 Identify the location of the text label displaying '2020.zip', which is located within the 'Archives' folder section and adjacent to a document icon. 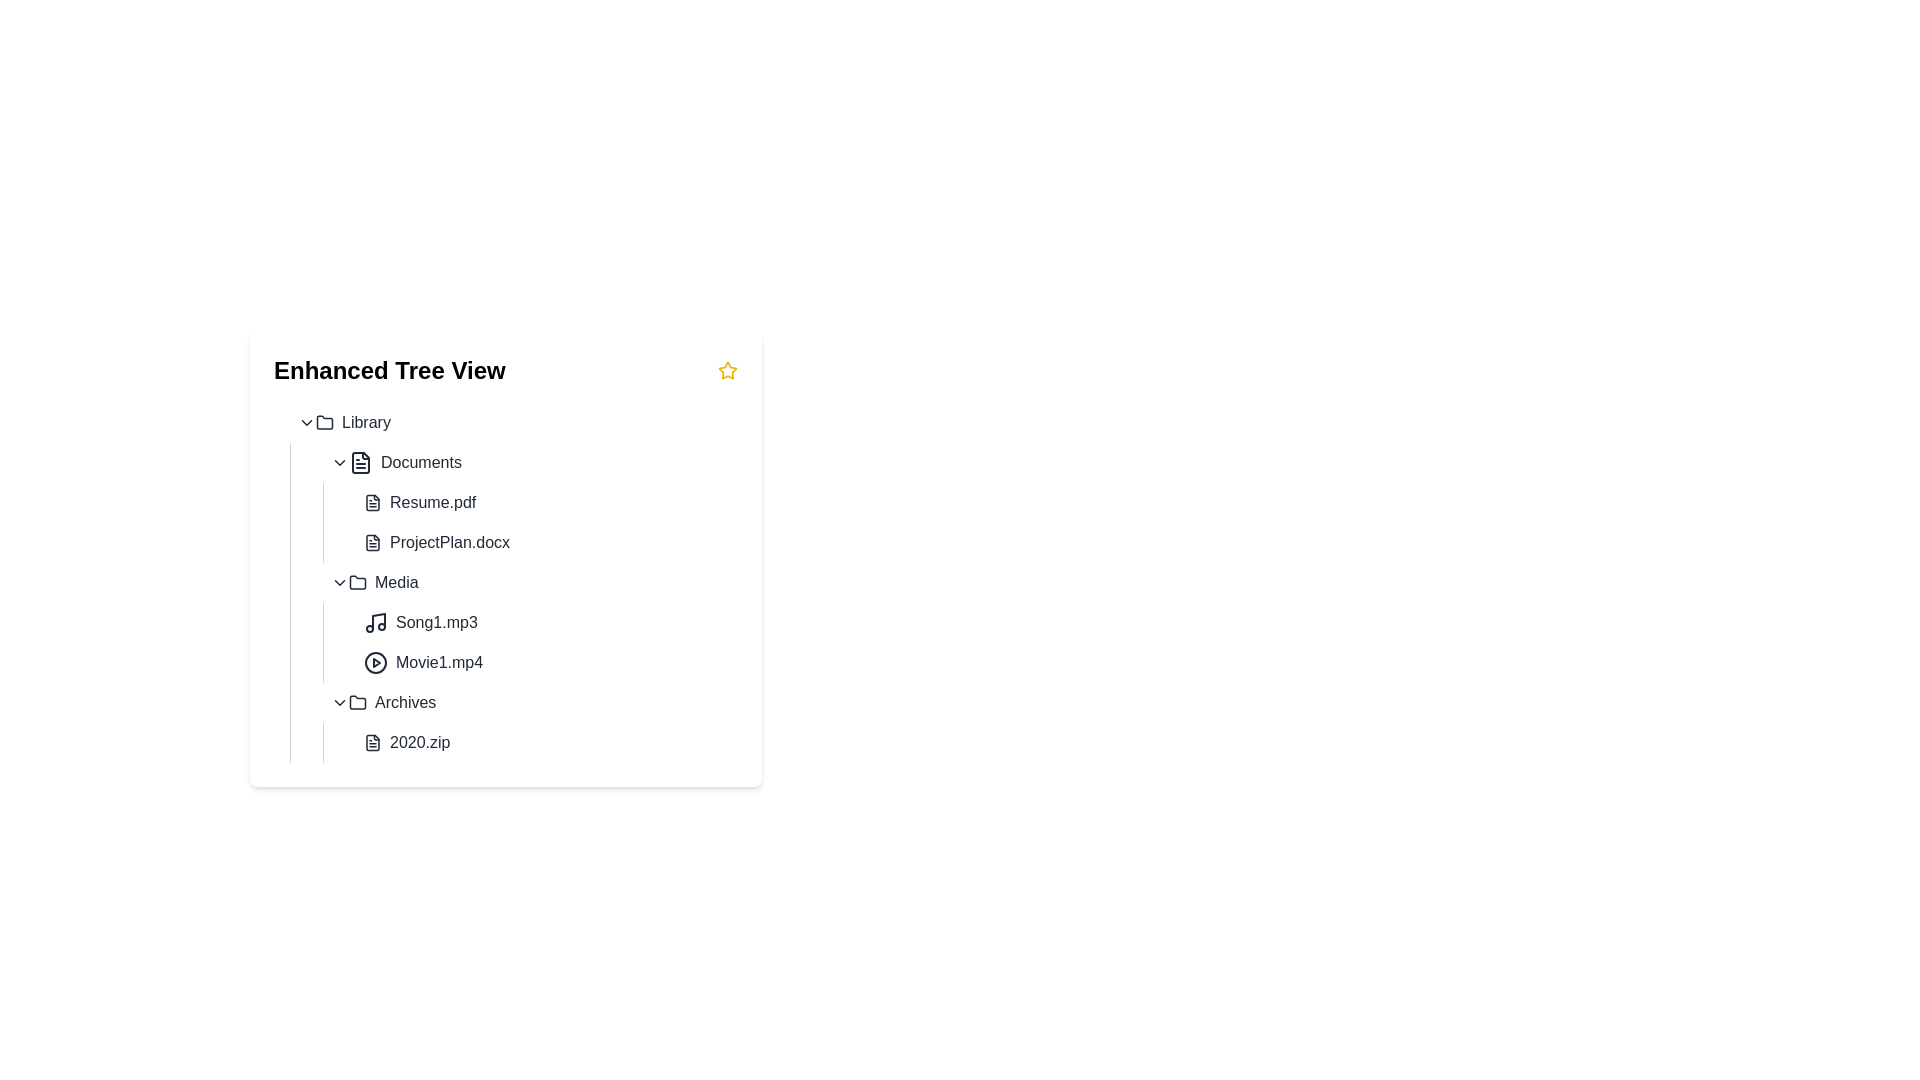
(419, 743).